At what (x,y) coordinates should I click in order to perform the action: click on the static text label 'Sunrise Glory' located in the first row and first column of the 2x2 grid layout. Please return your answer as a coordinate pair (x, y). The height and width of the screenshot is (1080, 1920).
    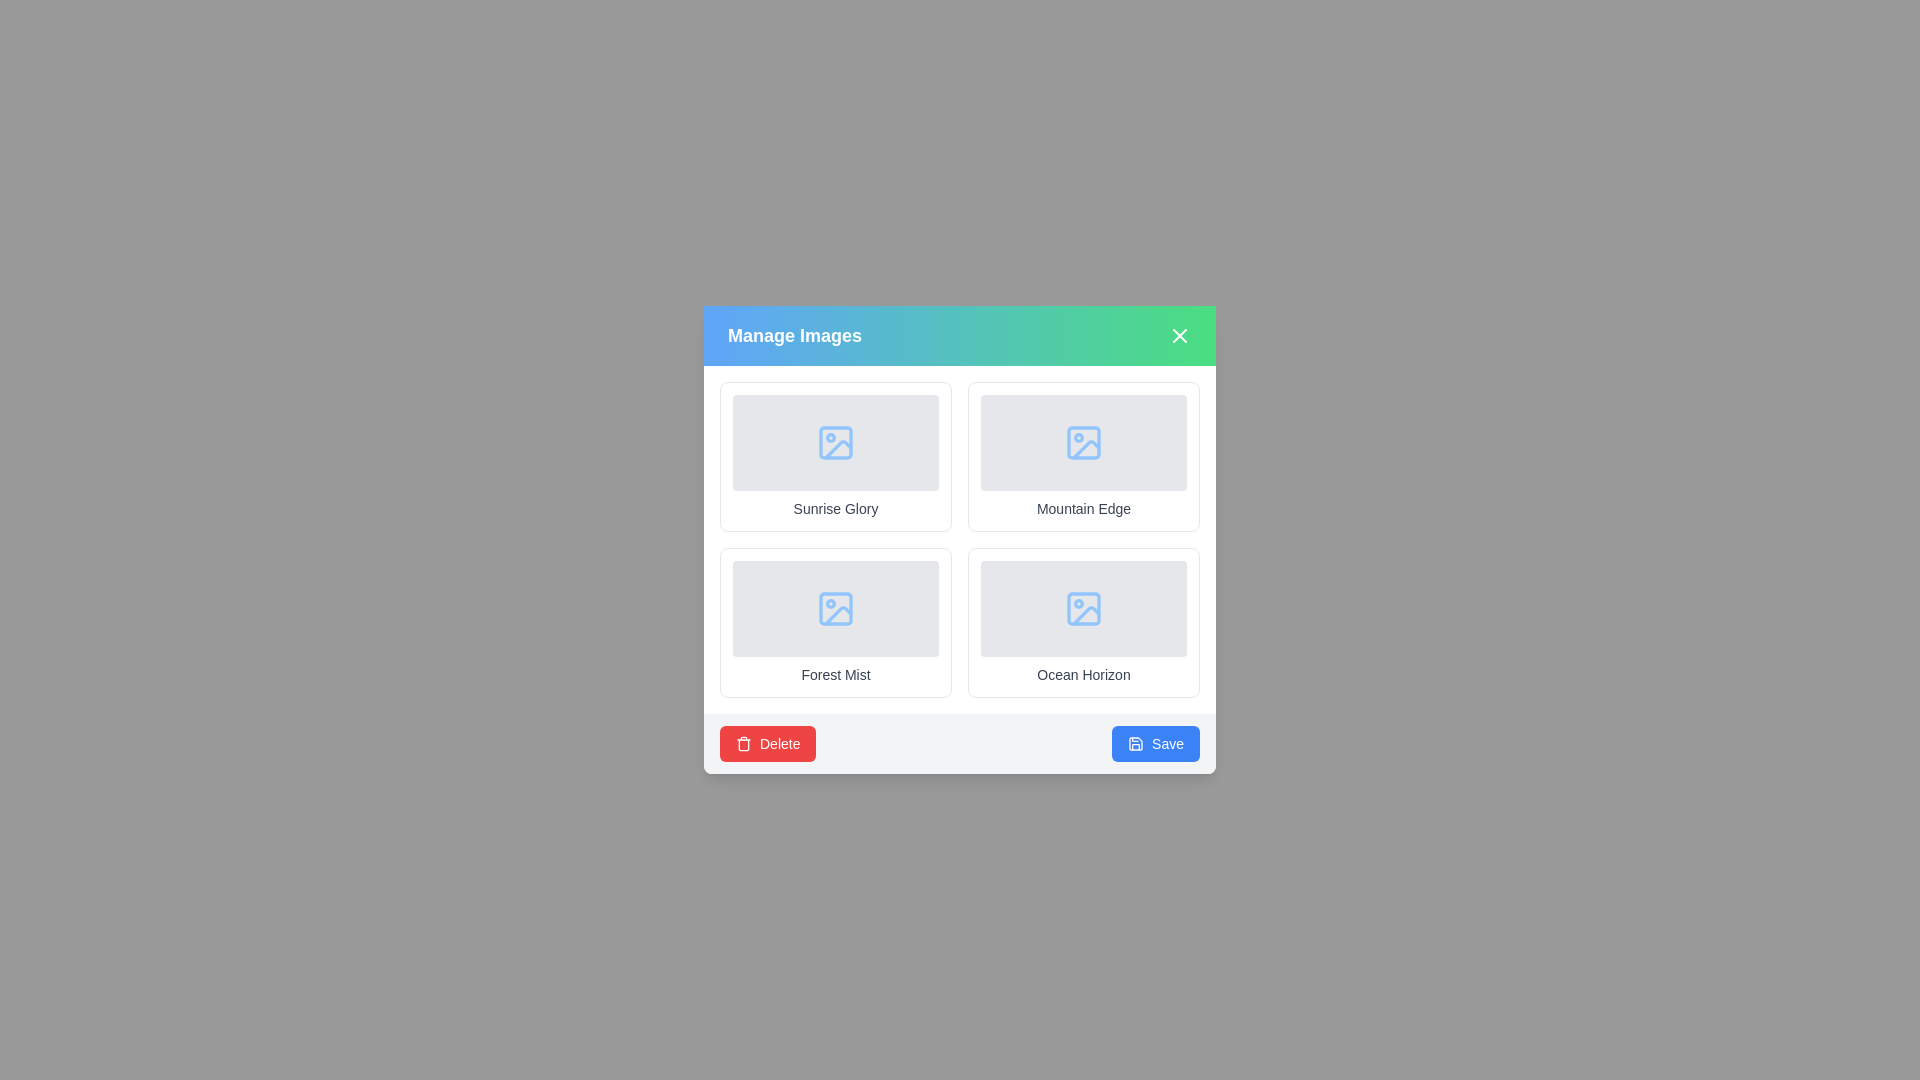
    Looking at the image, I should click on (835, 508).